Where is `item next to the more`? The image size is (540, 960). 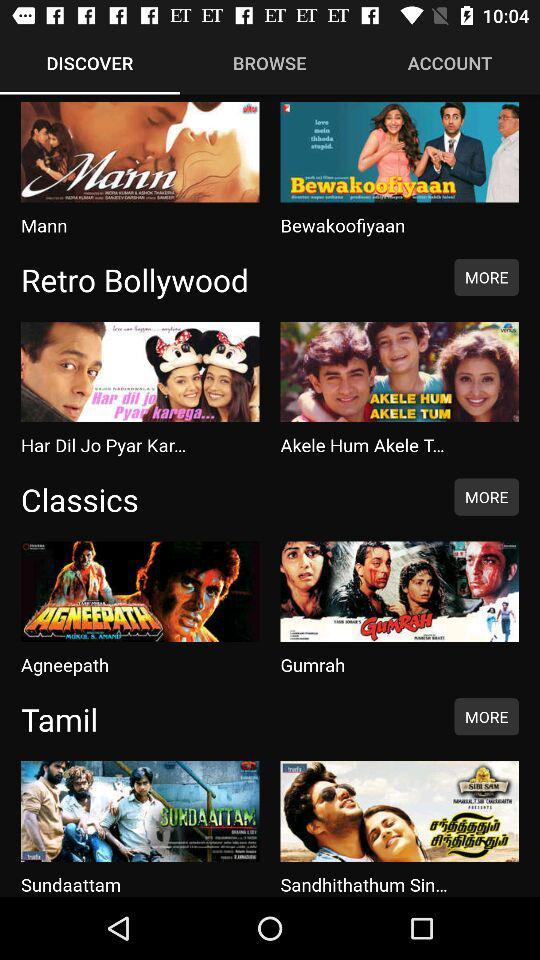 item next to the more is located at coordinates (226, 278).